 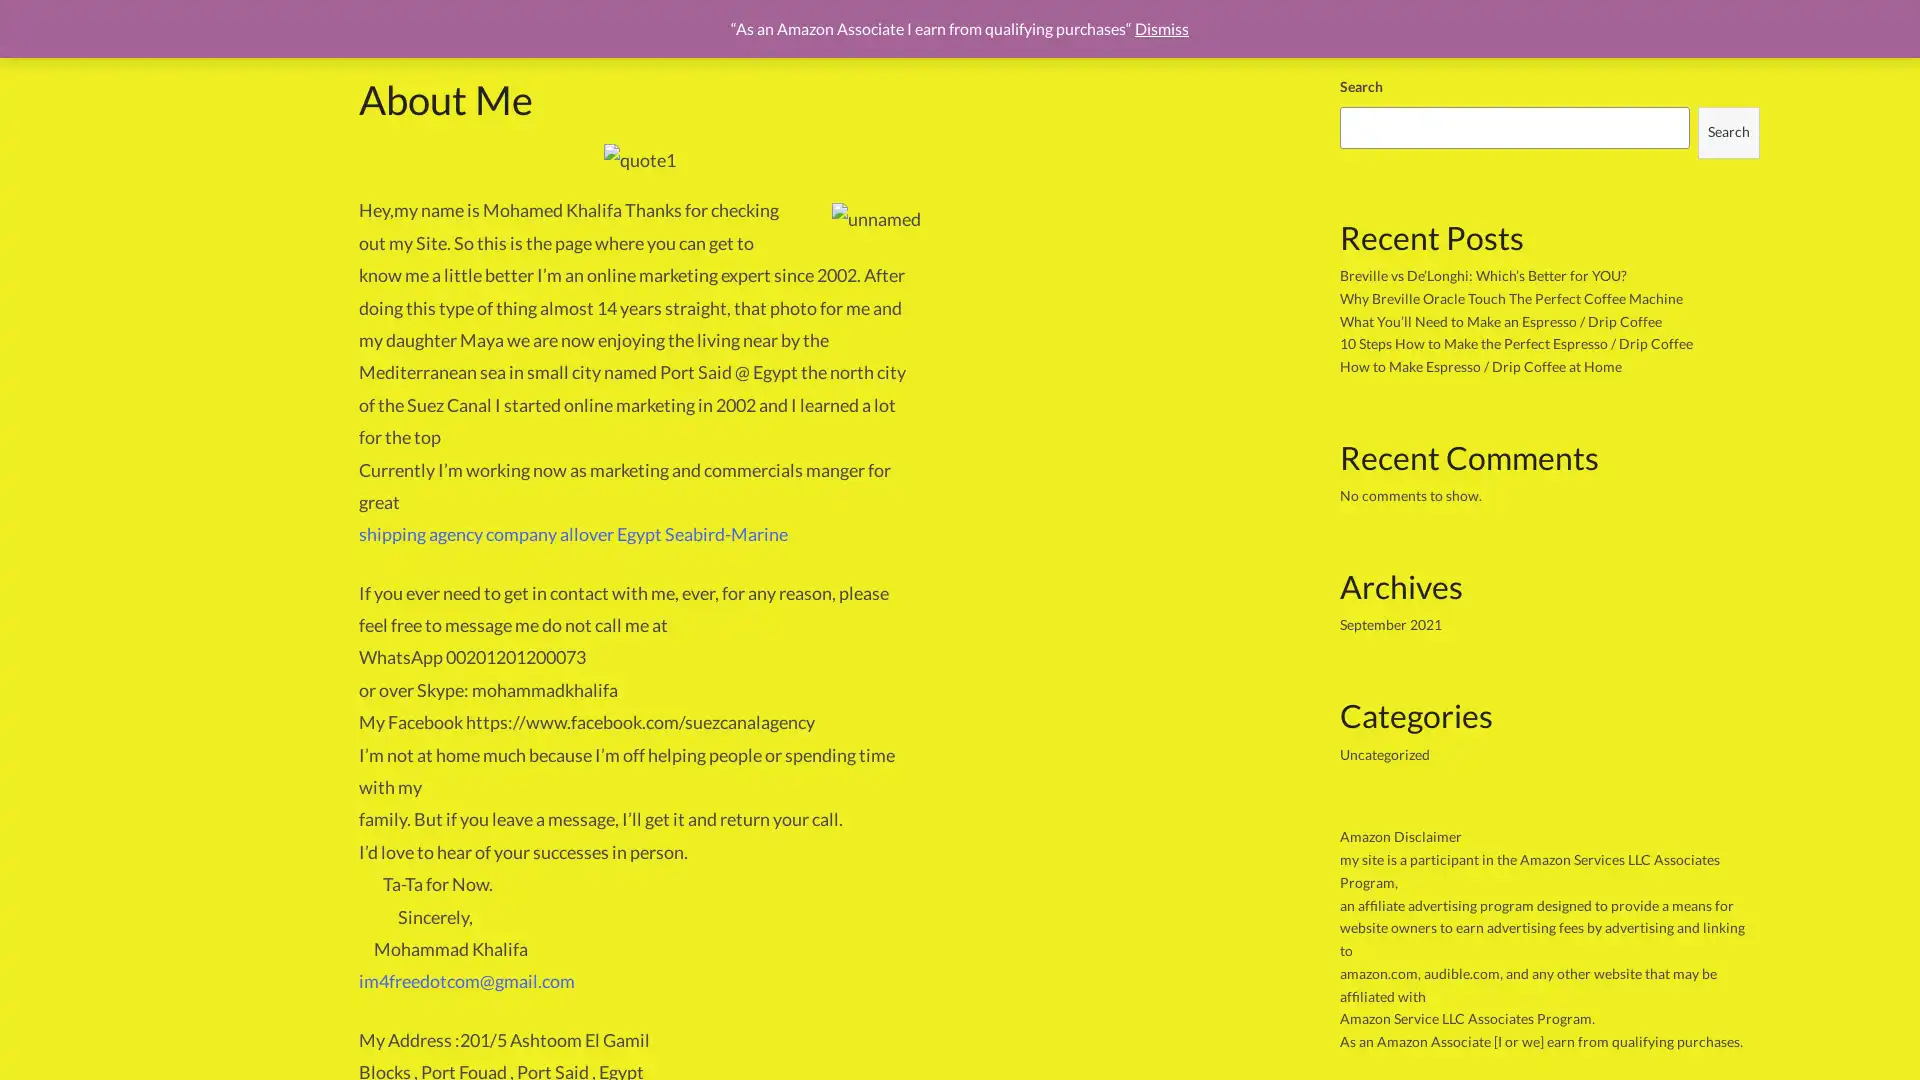 I want to click on Search, so click(x=1727, y=131).